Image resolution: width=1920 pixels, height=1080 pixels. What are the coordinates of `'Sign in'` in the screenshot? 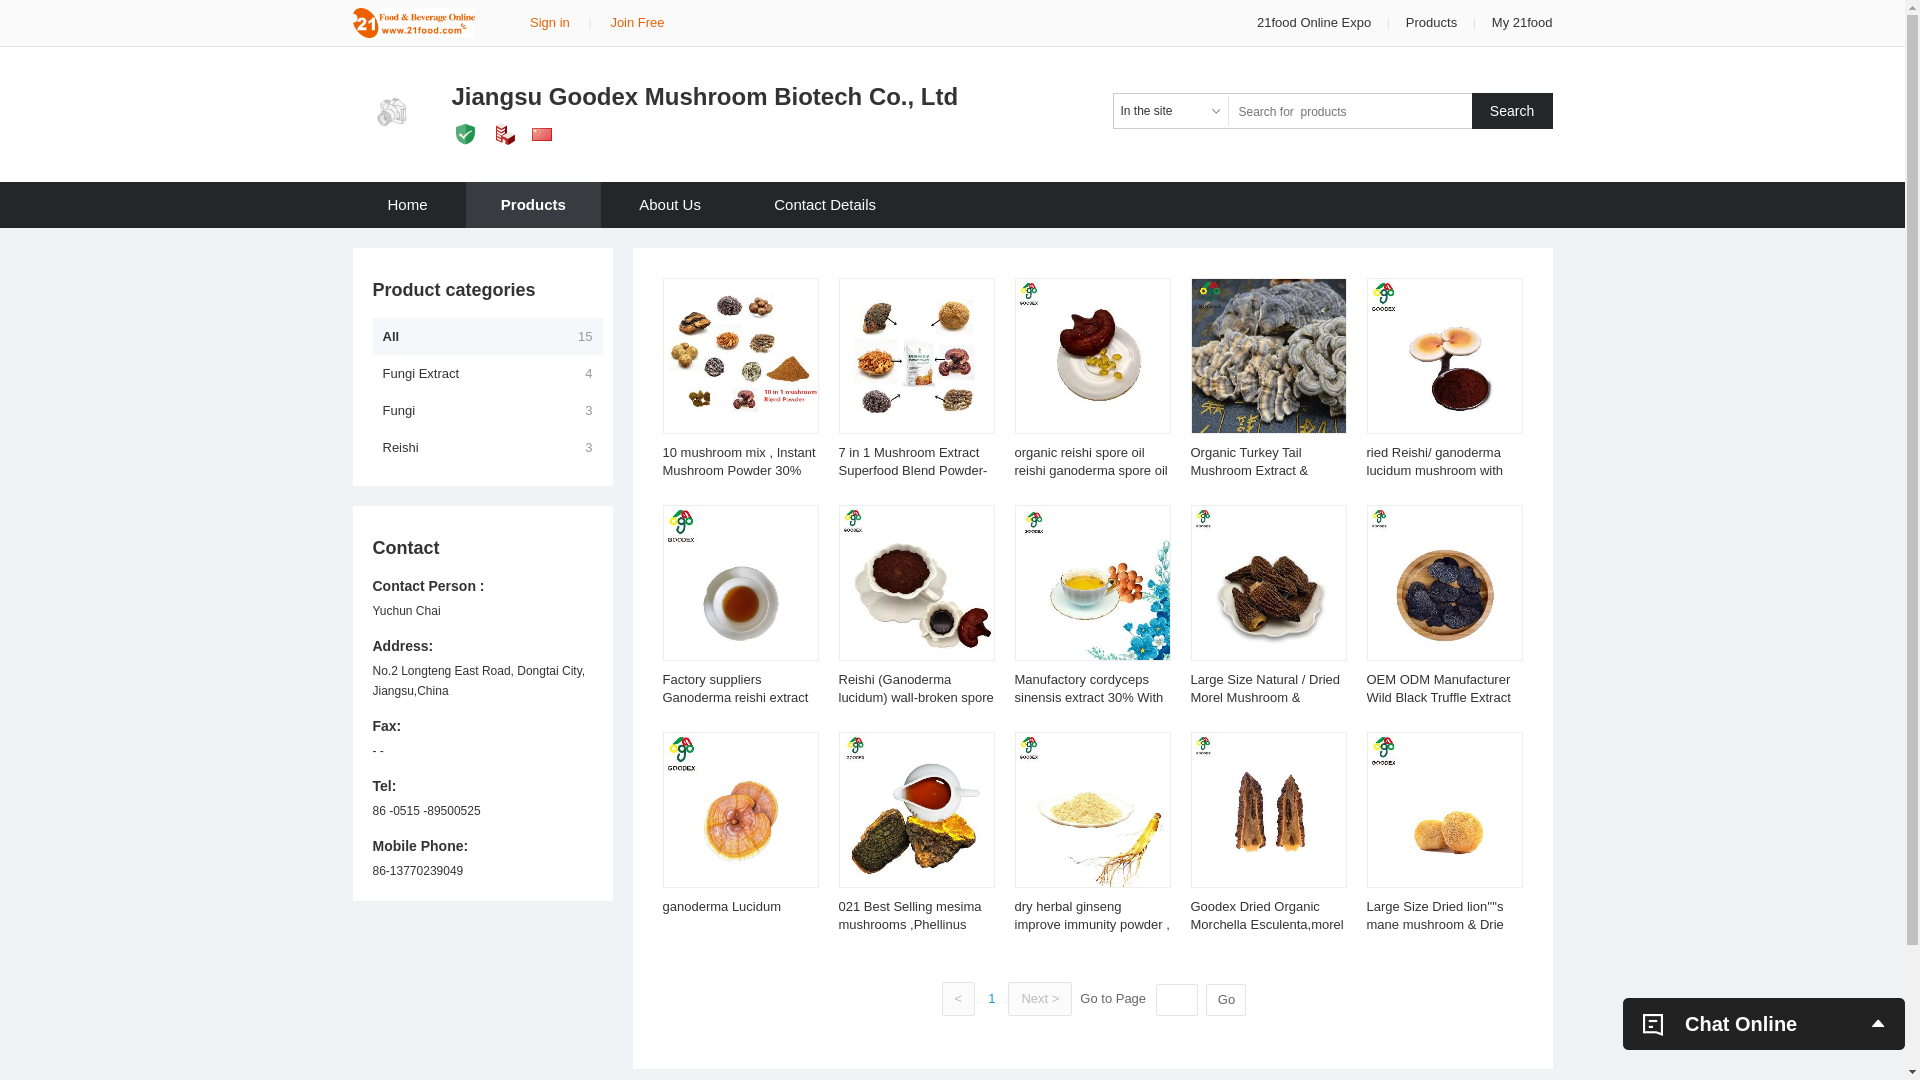 It's located at (550, 22).